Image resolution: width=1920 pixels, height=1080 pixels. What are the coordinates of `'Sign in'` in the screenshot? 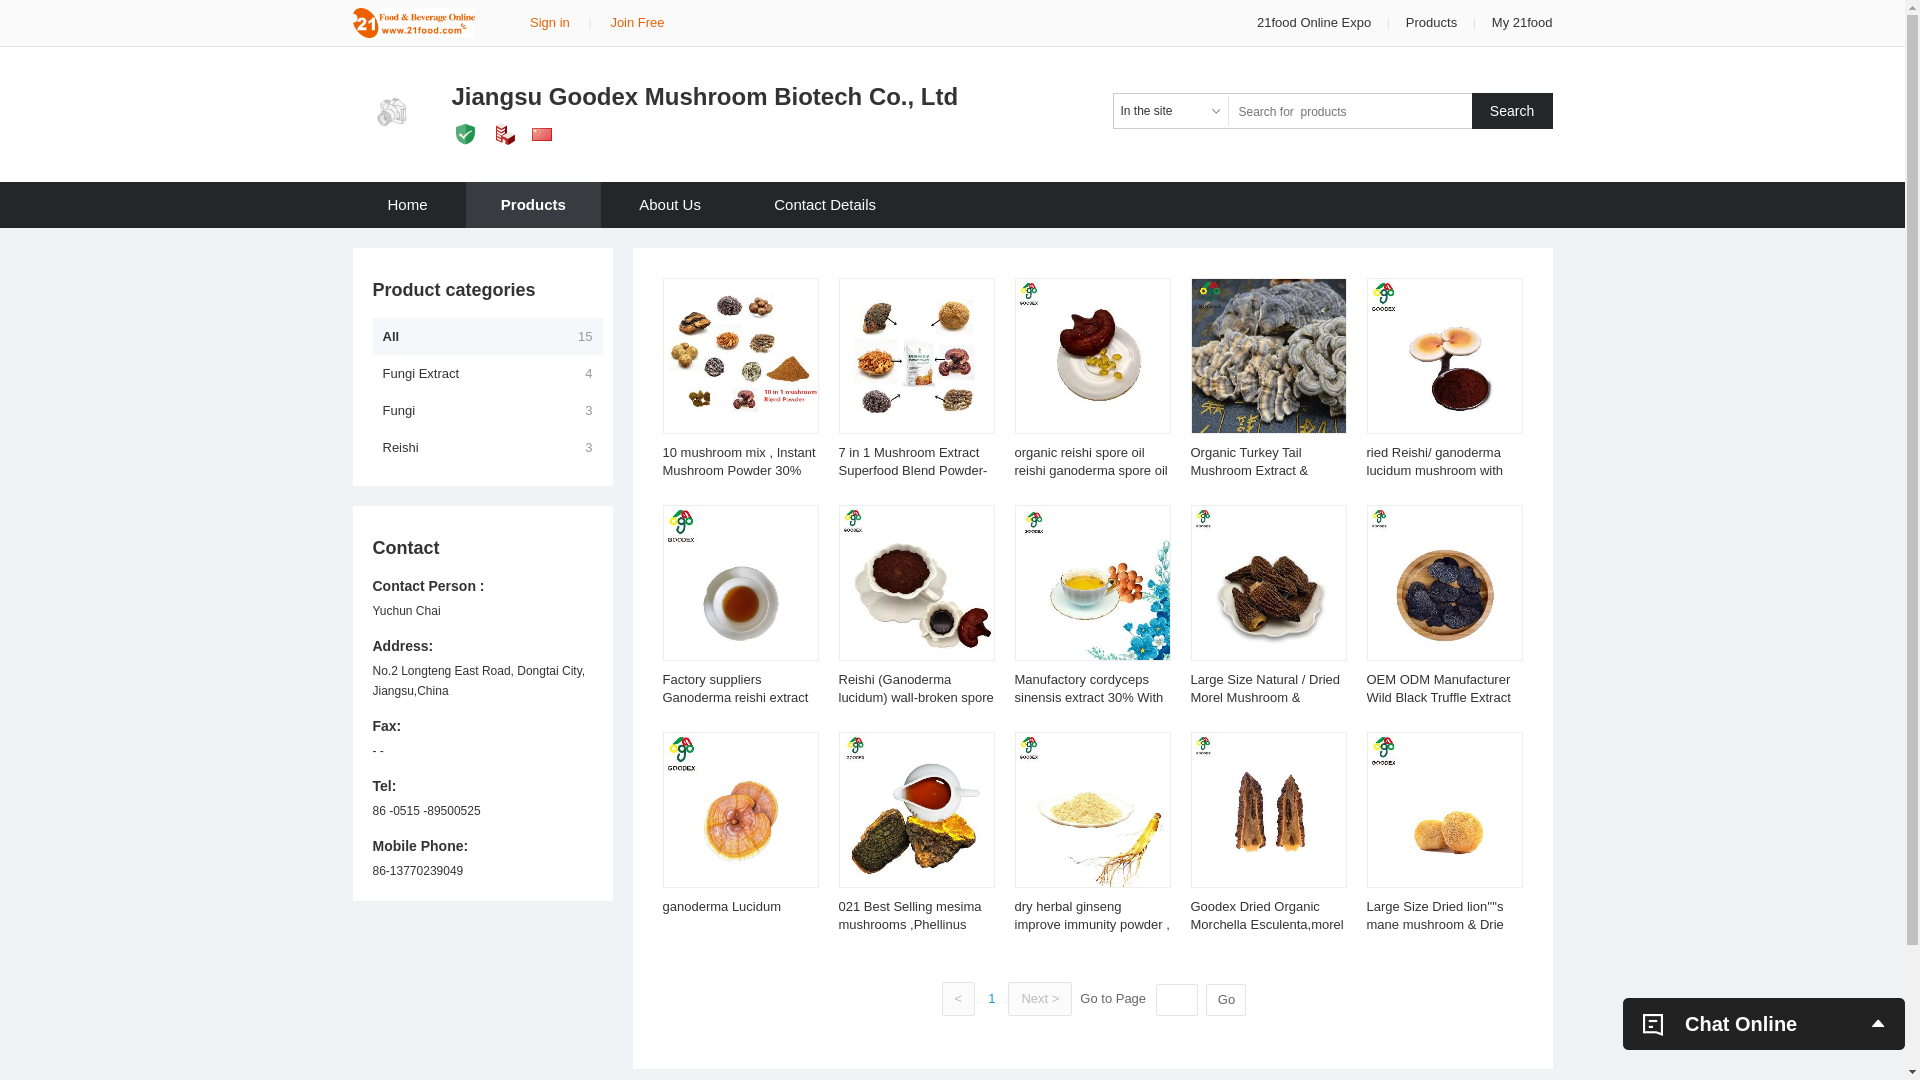 It's located at (550, 22).